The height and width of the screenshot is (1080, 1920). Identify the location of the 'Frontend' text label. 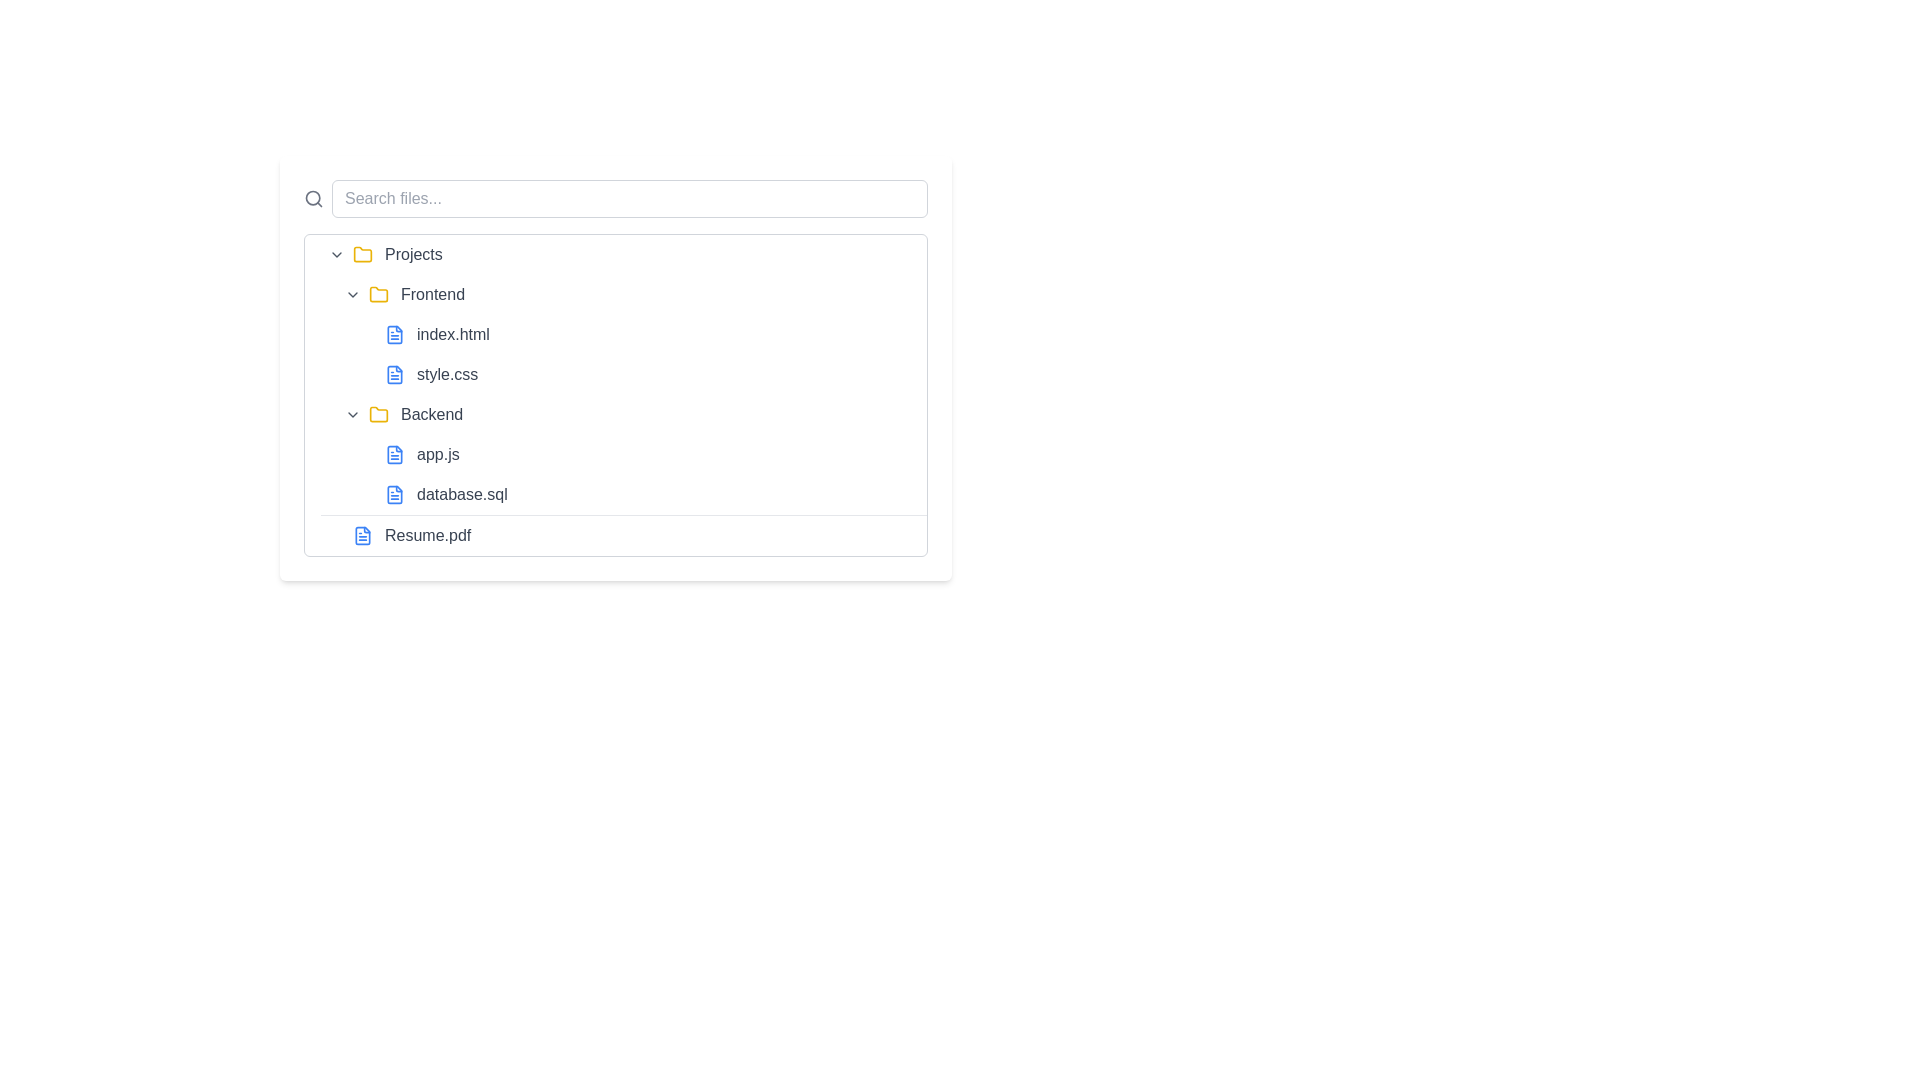
(431, 294).